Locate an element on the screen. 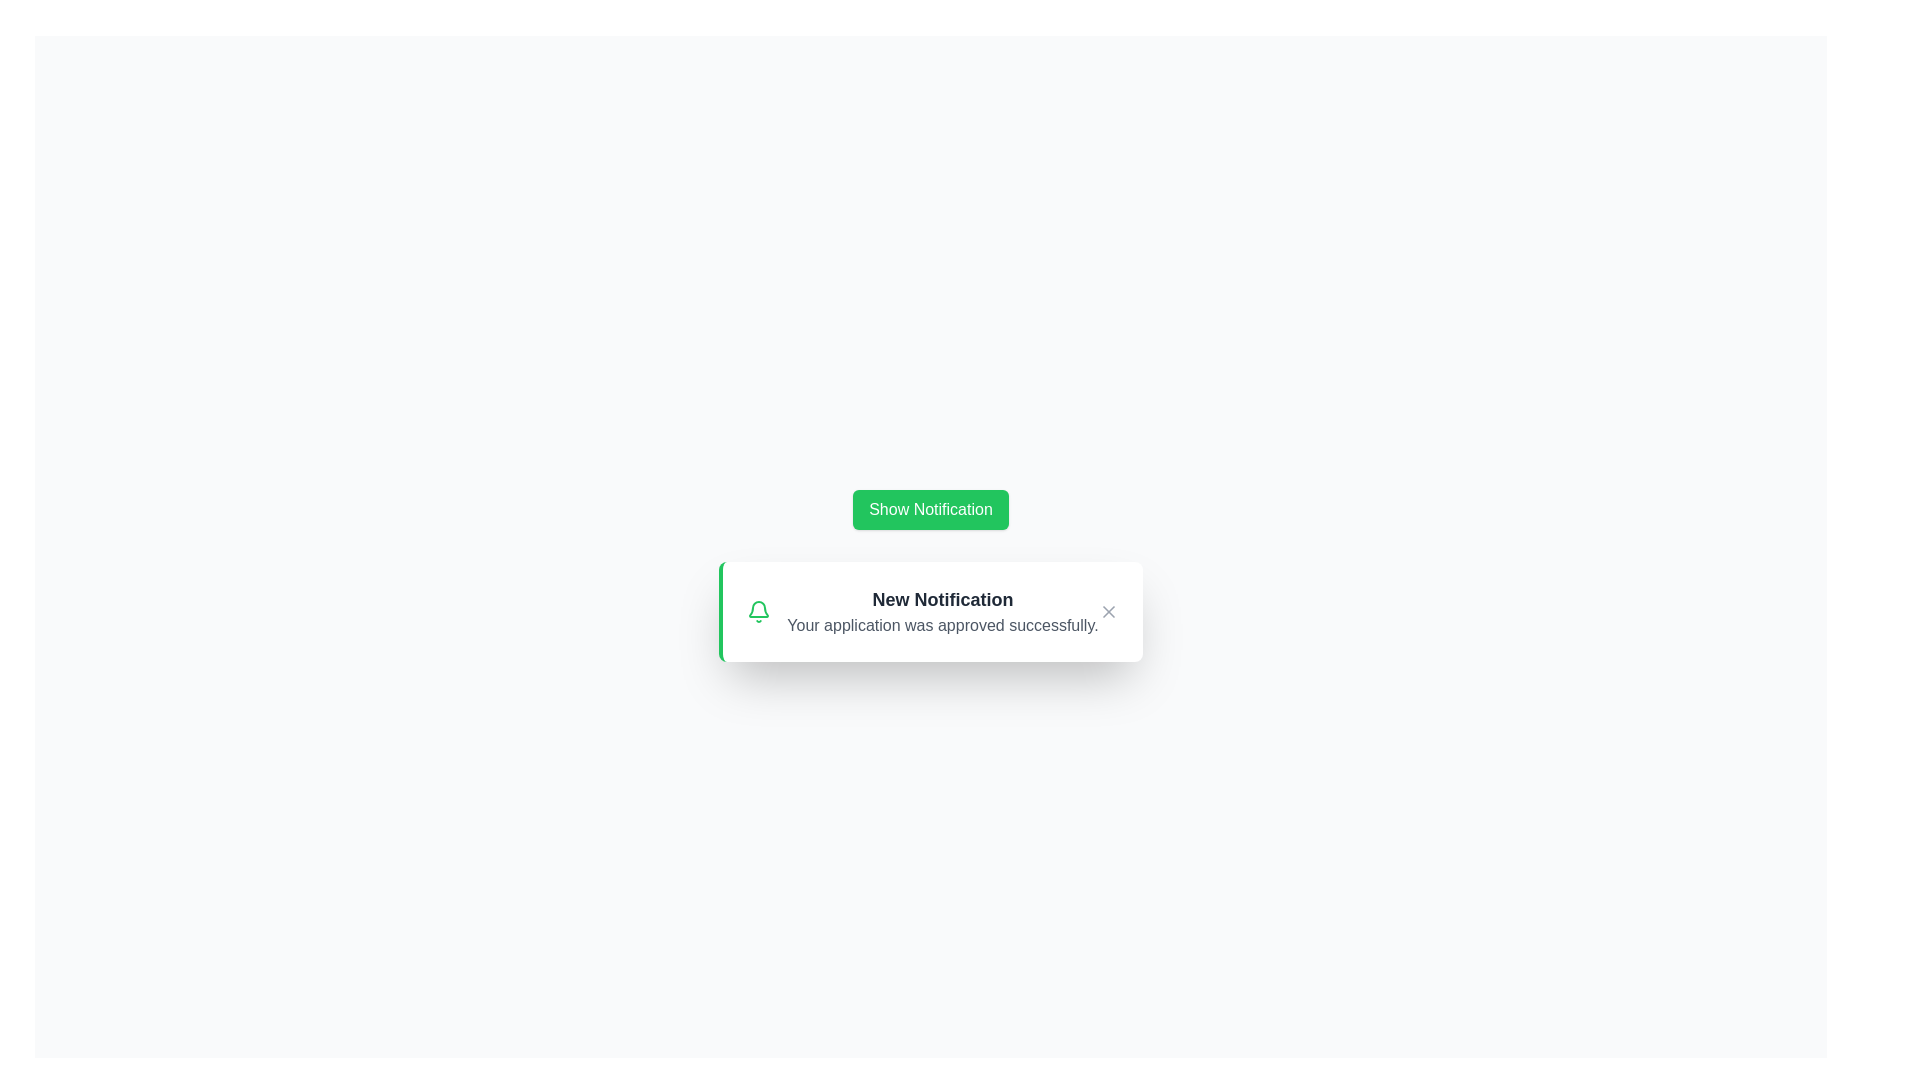  text label displaying 'New Notification' which is located at the top center of the notification card is located at coordinates (941, 599).